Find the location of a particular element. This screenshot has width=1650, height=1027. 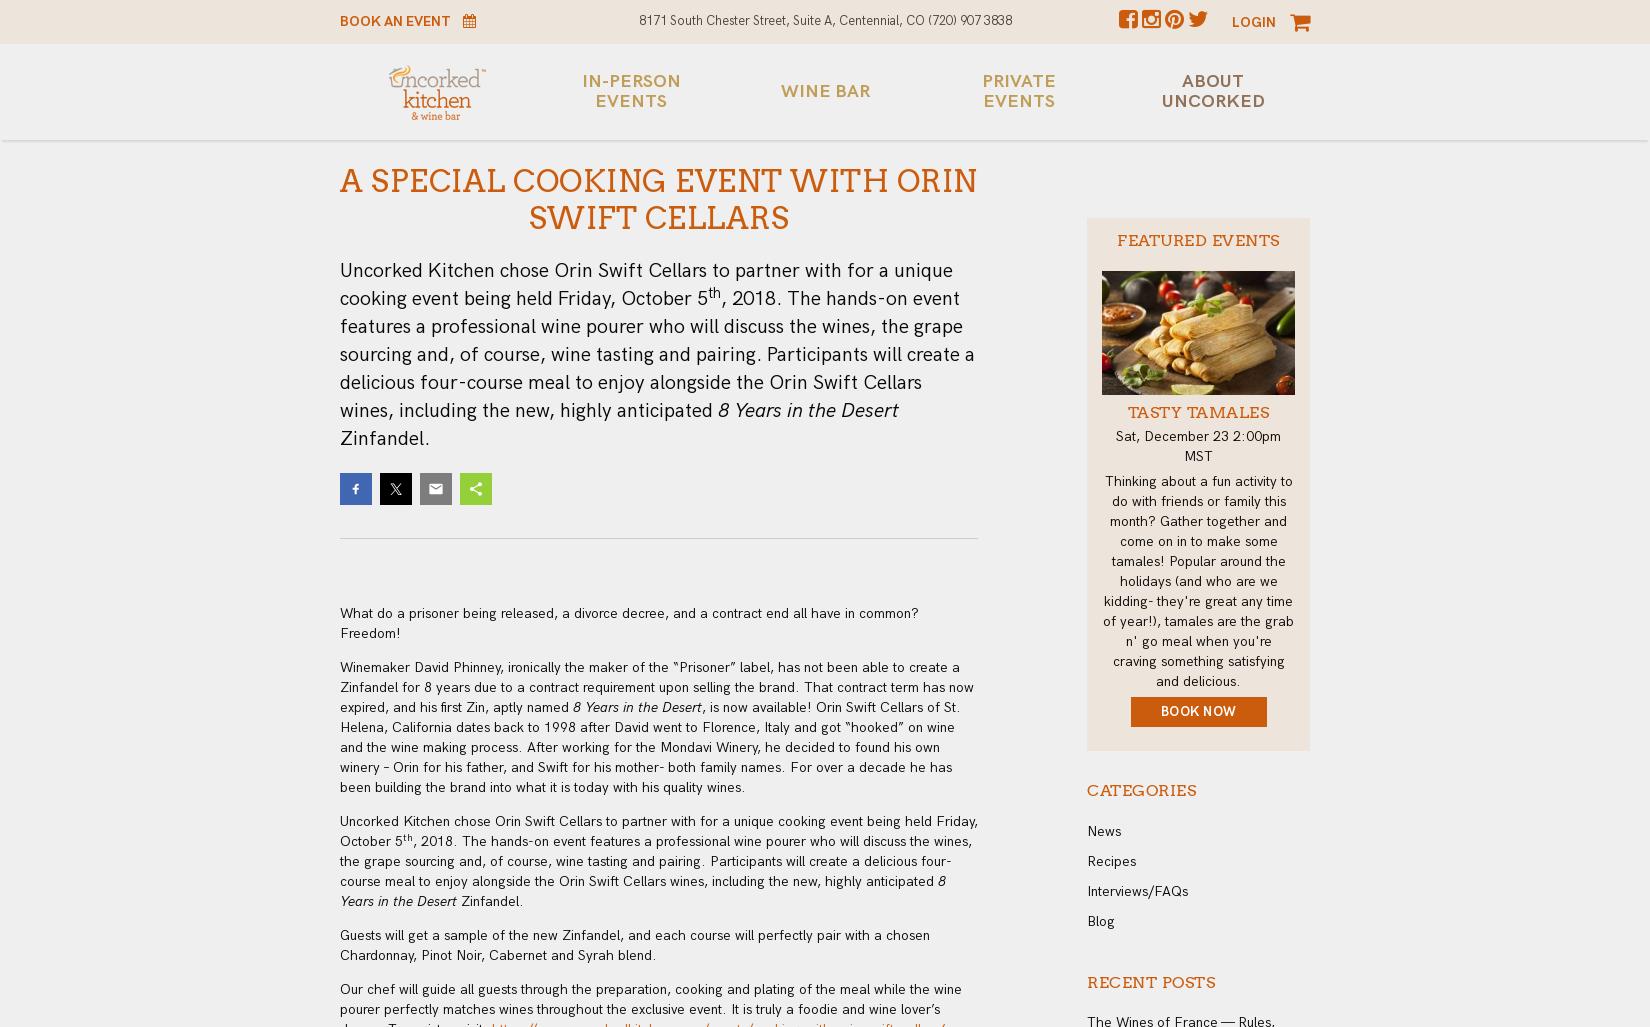

'Interviews/FAQs' is located at coordinates (1087, 889).